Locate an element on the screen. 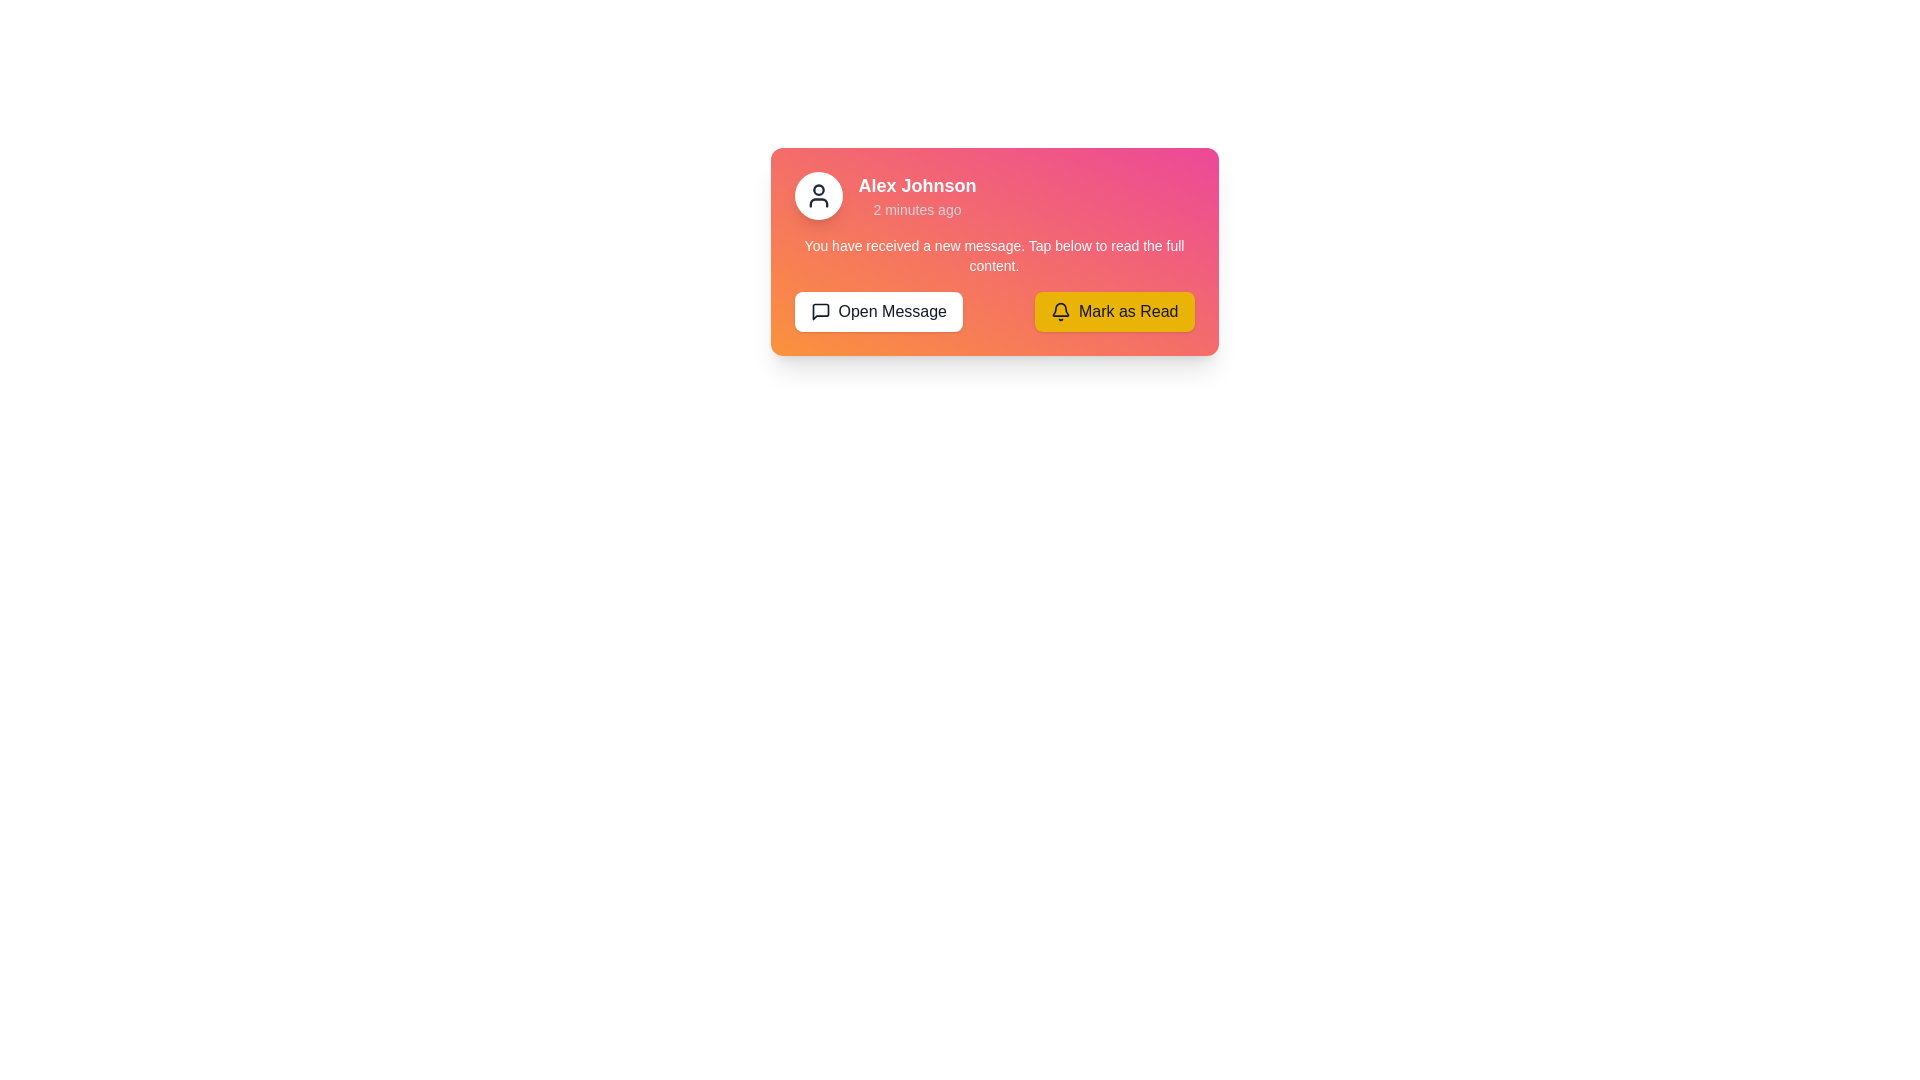 Image resolution: width=1920 pixels, height=1080 pixels. the textual label that identifies the sender 'Alex Johnson' and shows the recency '2 minutes ago' in the notification card is located at coordinates (916, 196).